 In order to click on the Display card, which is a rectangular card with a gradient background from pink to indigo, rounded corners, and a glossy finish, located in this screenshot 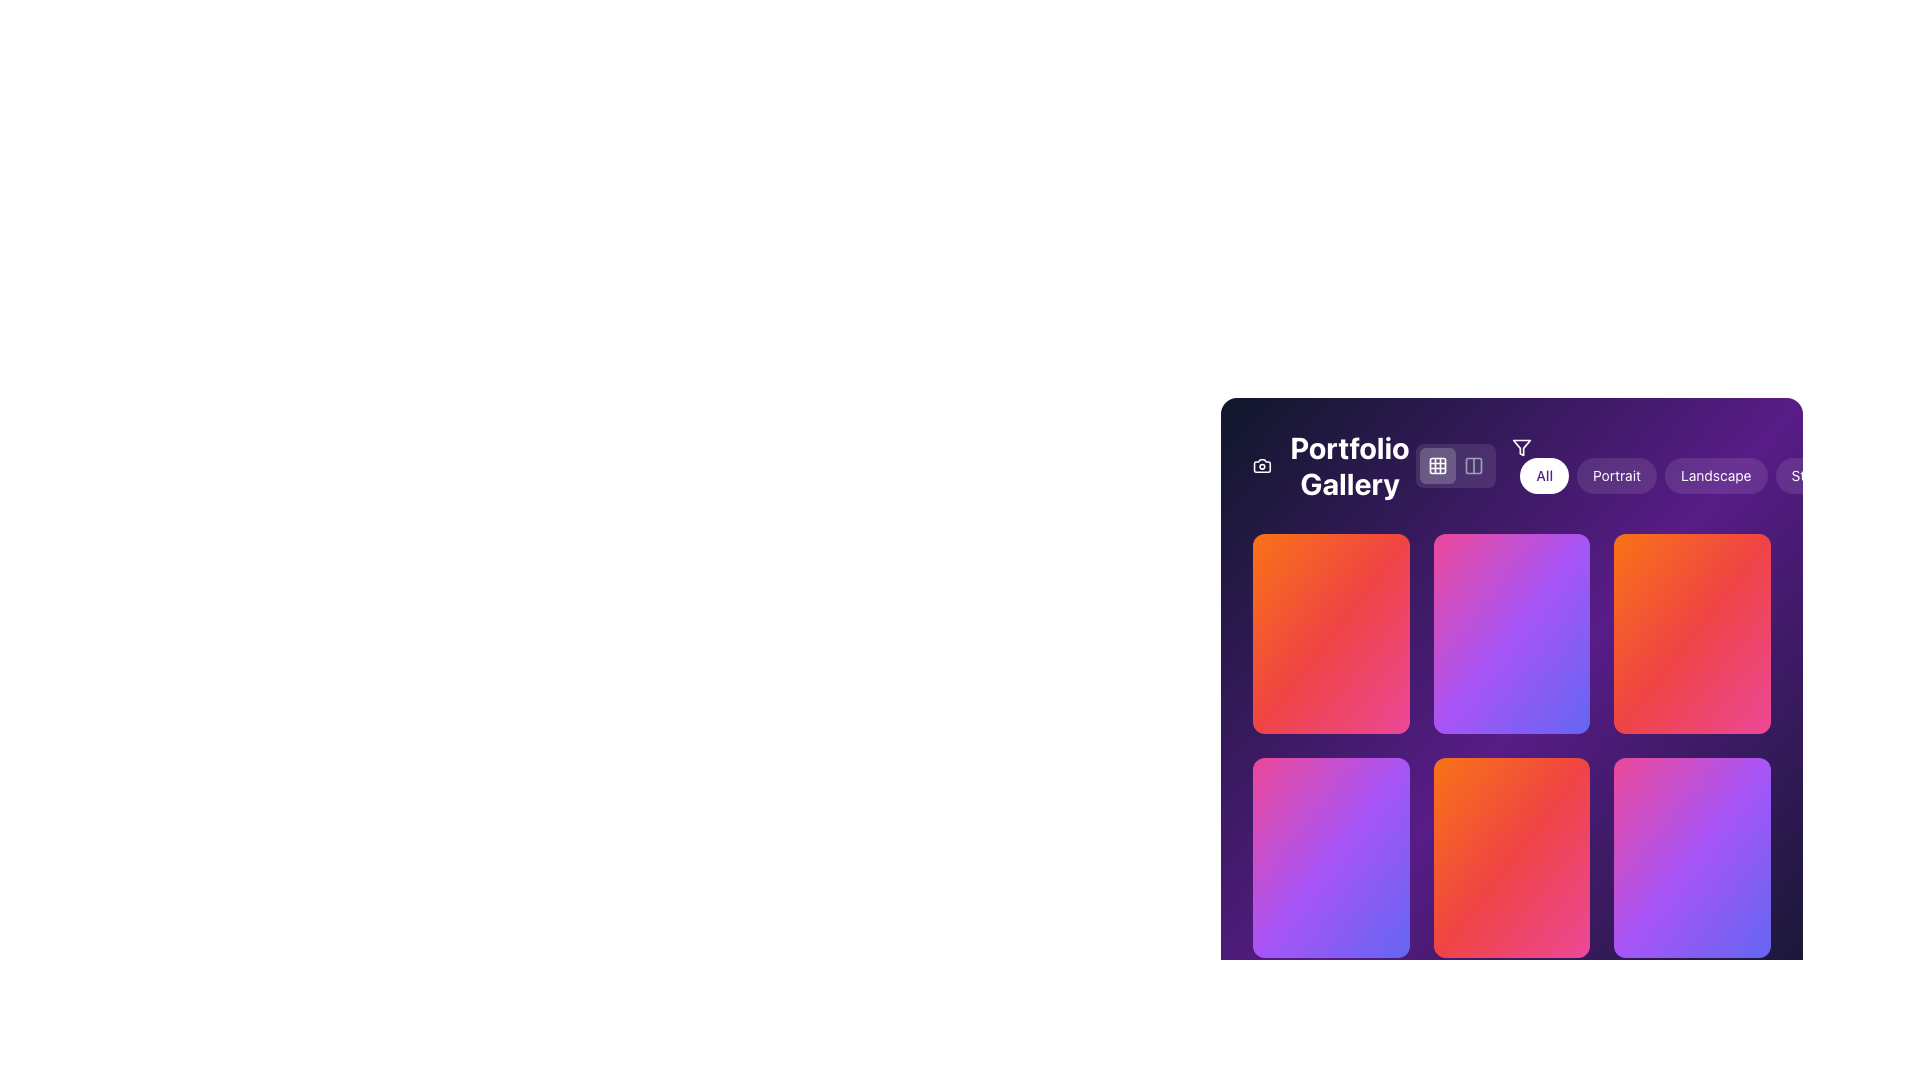, I will do `click(1330, 856)`.